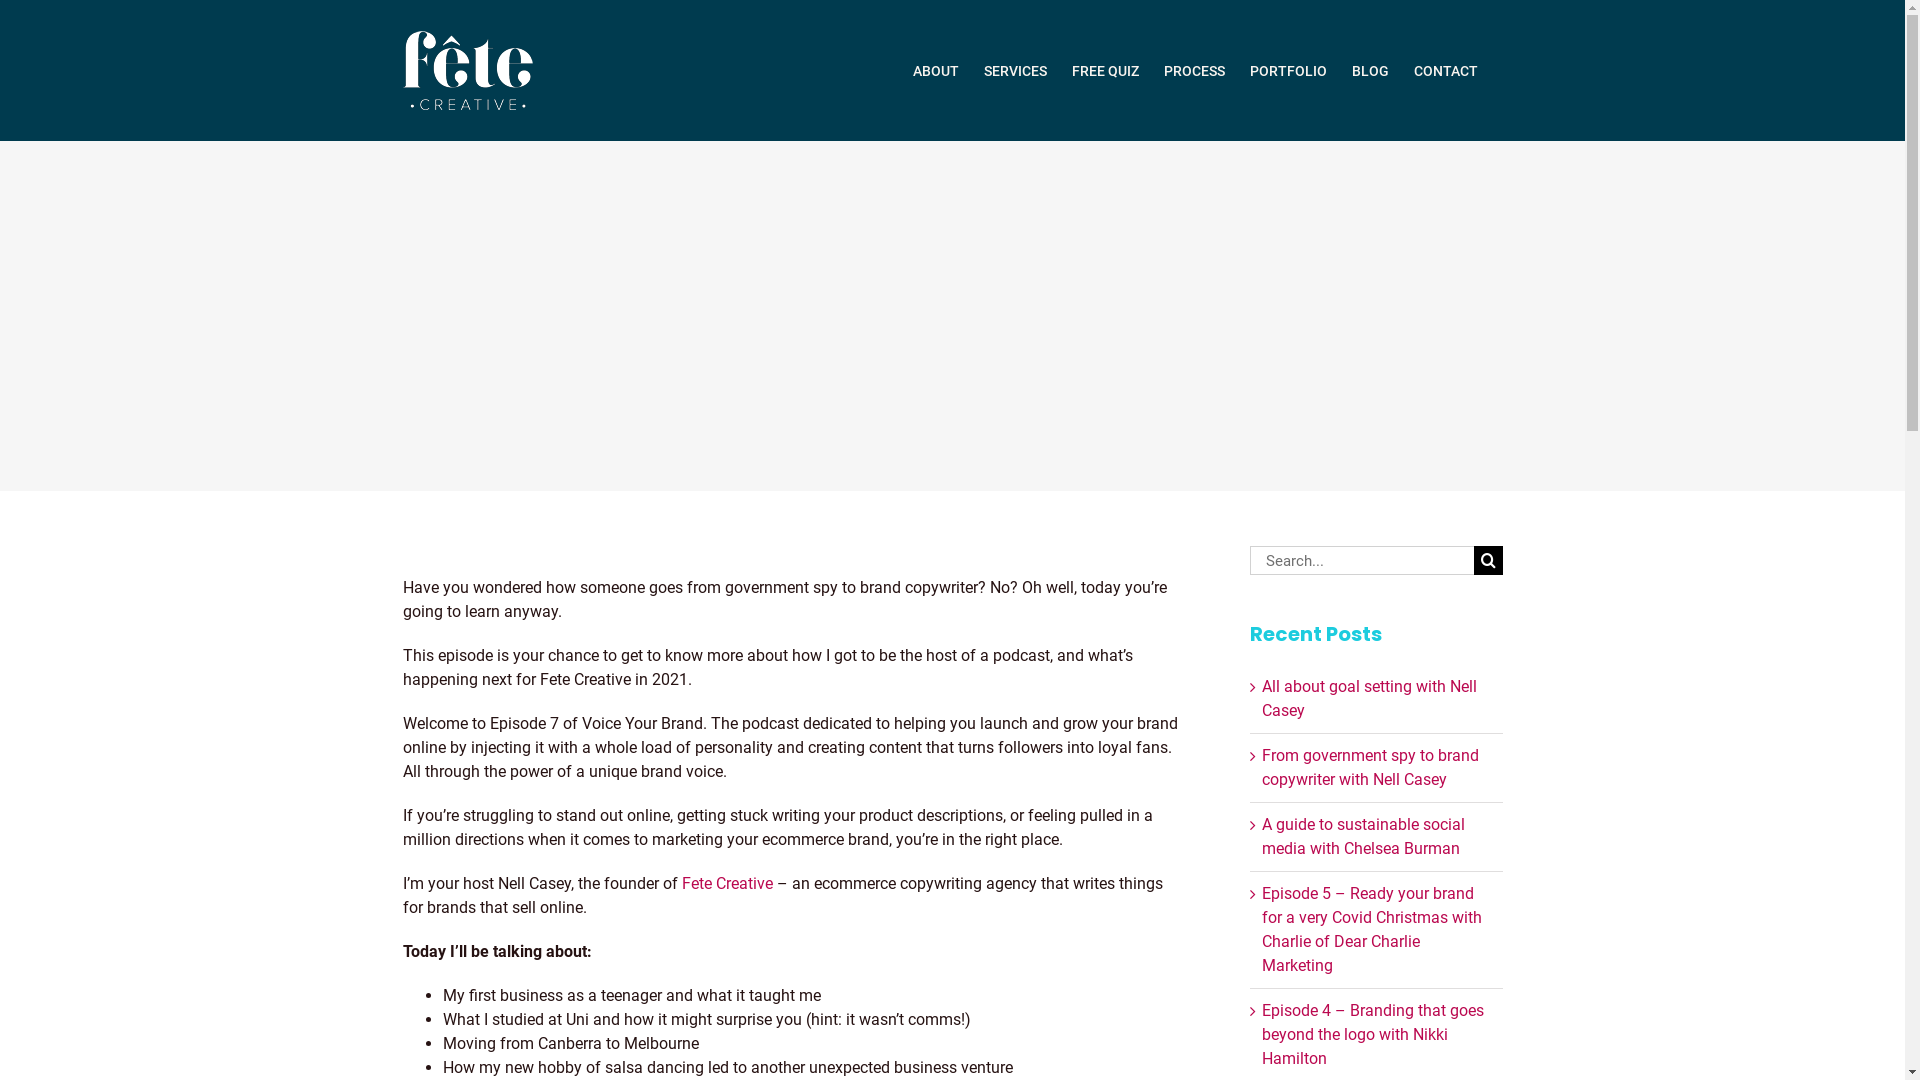 The height and width of the screenshot is (1080, 1920). I want to click on 'PROCESS', so click(1194, 69).